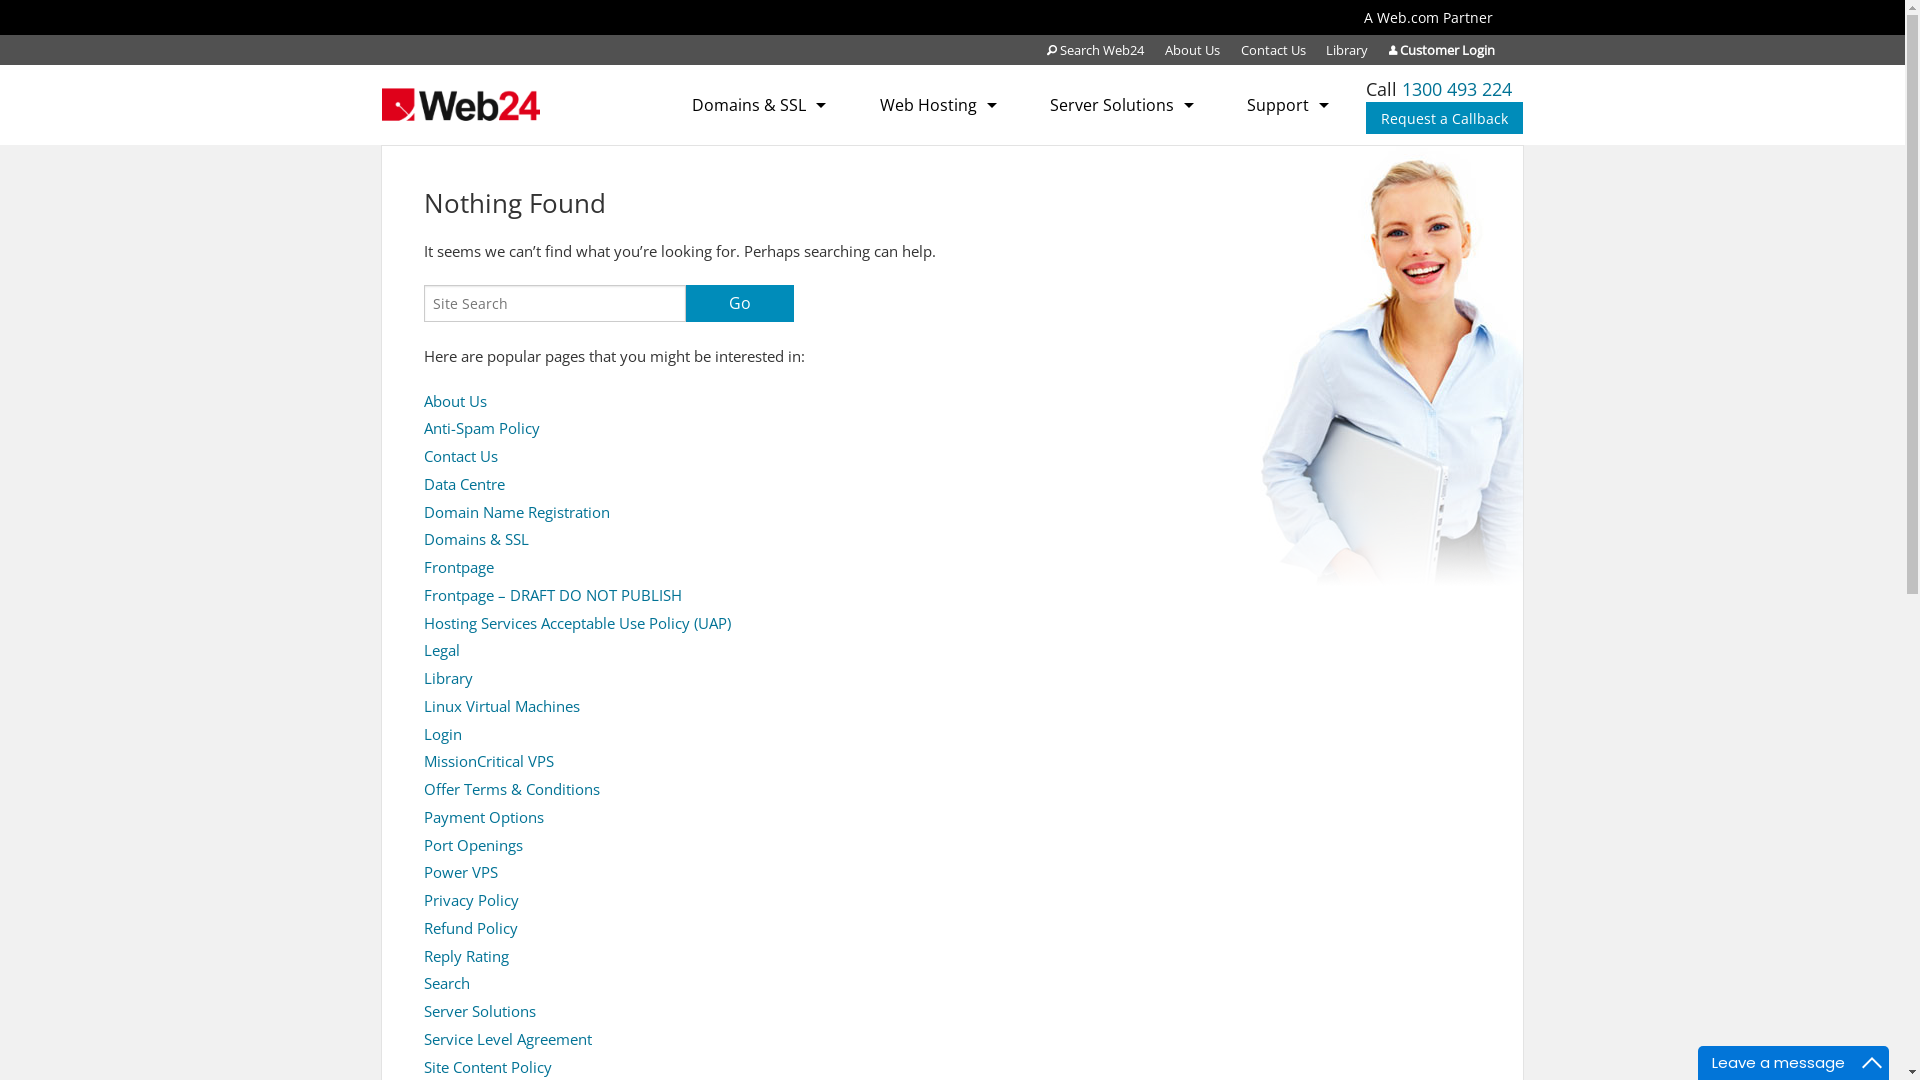 This screenshot has width=1920, height=1080. Describe the element at coordinates (1444, 118) in the screenshot. I see `'Request a Callback'` at that location.